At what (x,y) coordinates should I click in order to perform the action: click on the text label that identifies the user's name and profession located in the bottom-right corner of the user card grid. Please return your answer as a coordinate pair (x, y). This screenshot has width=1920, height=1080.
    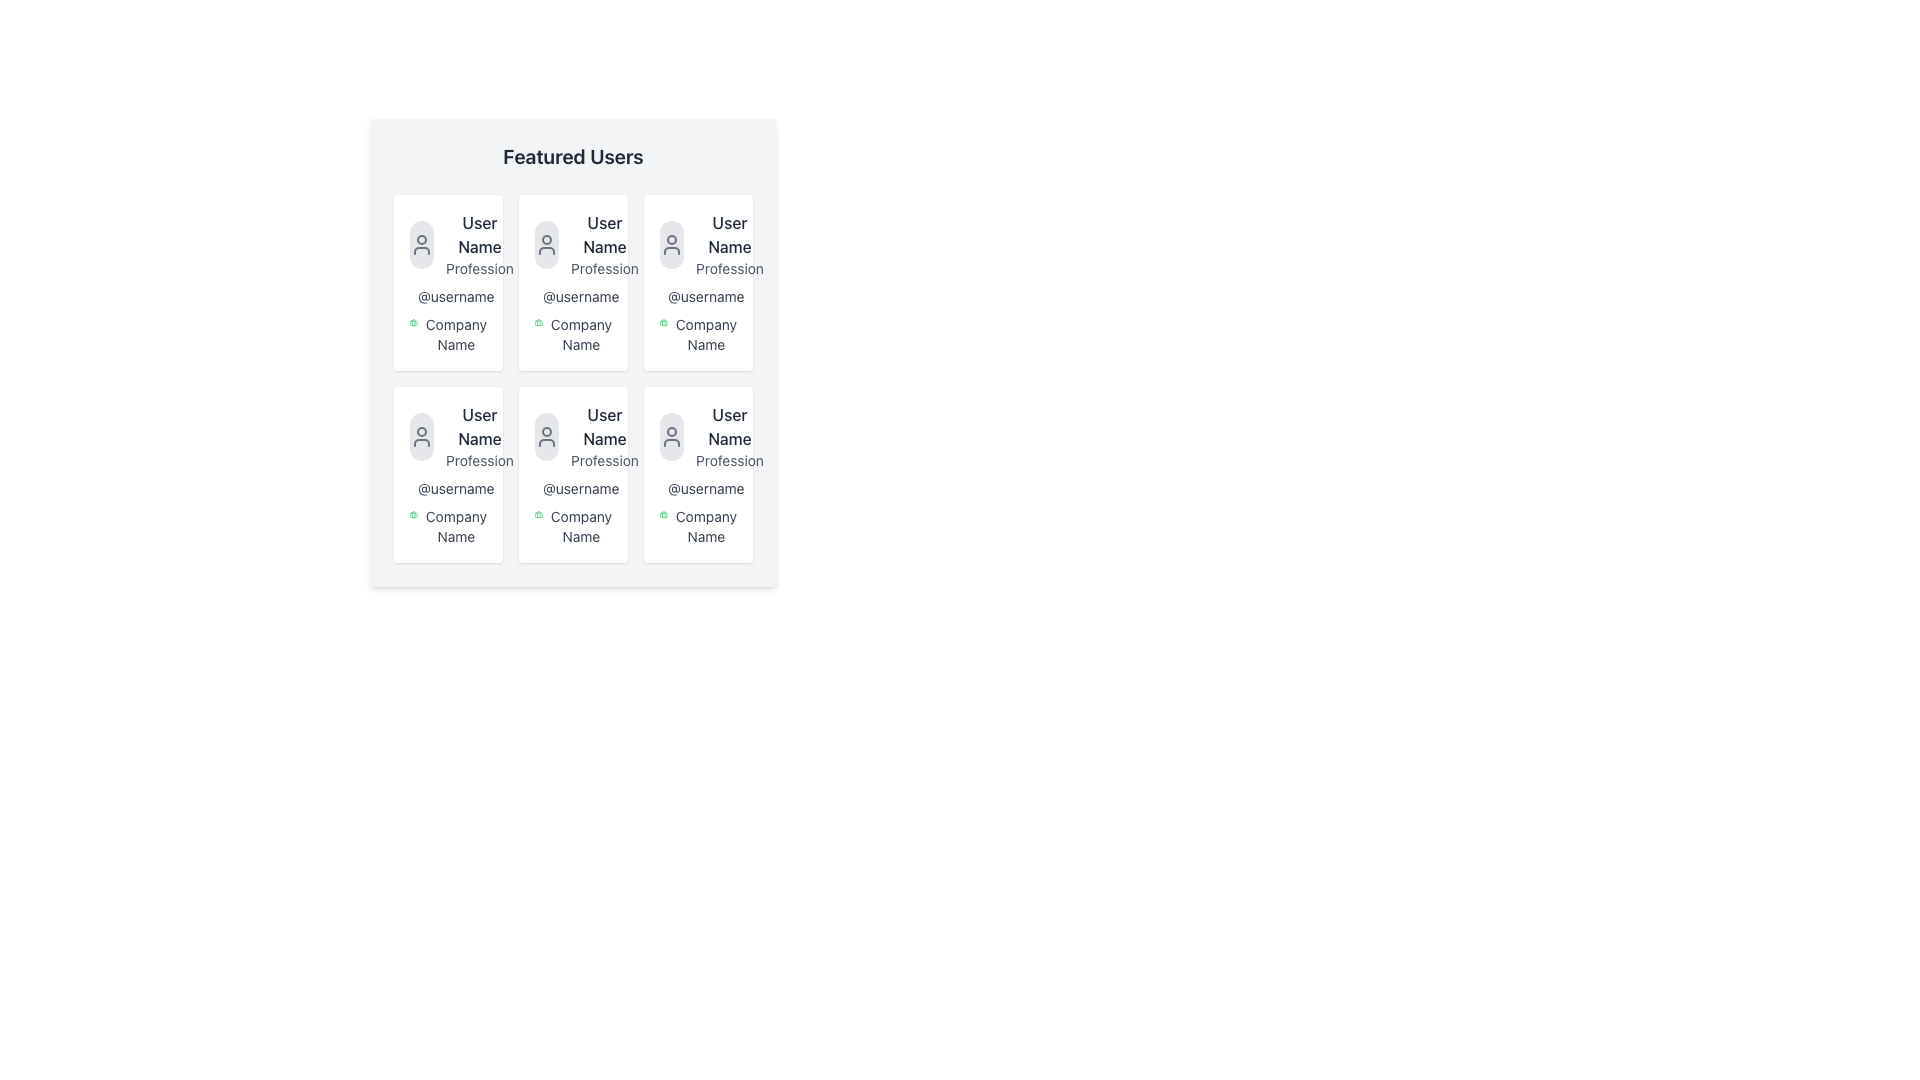
    Looking at the image, I should click on (728, 435).